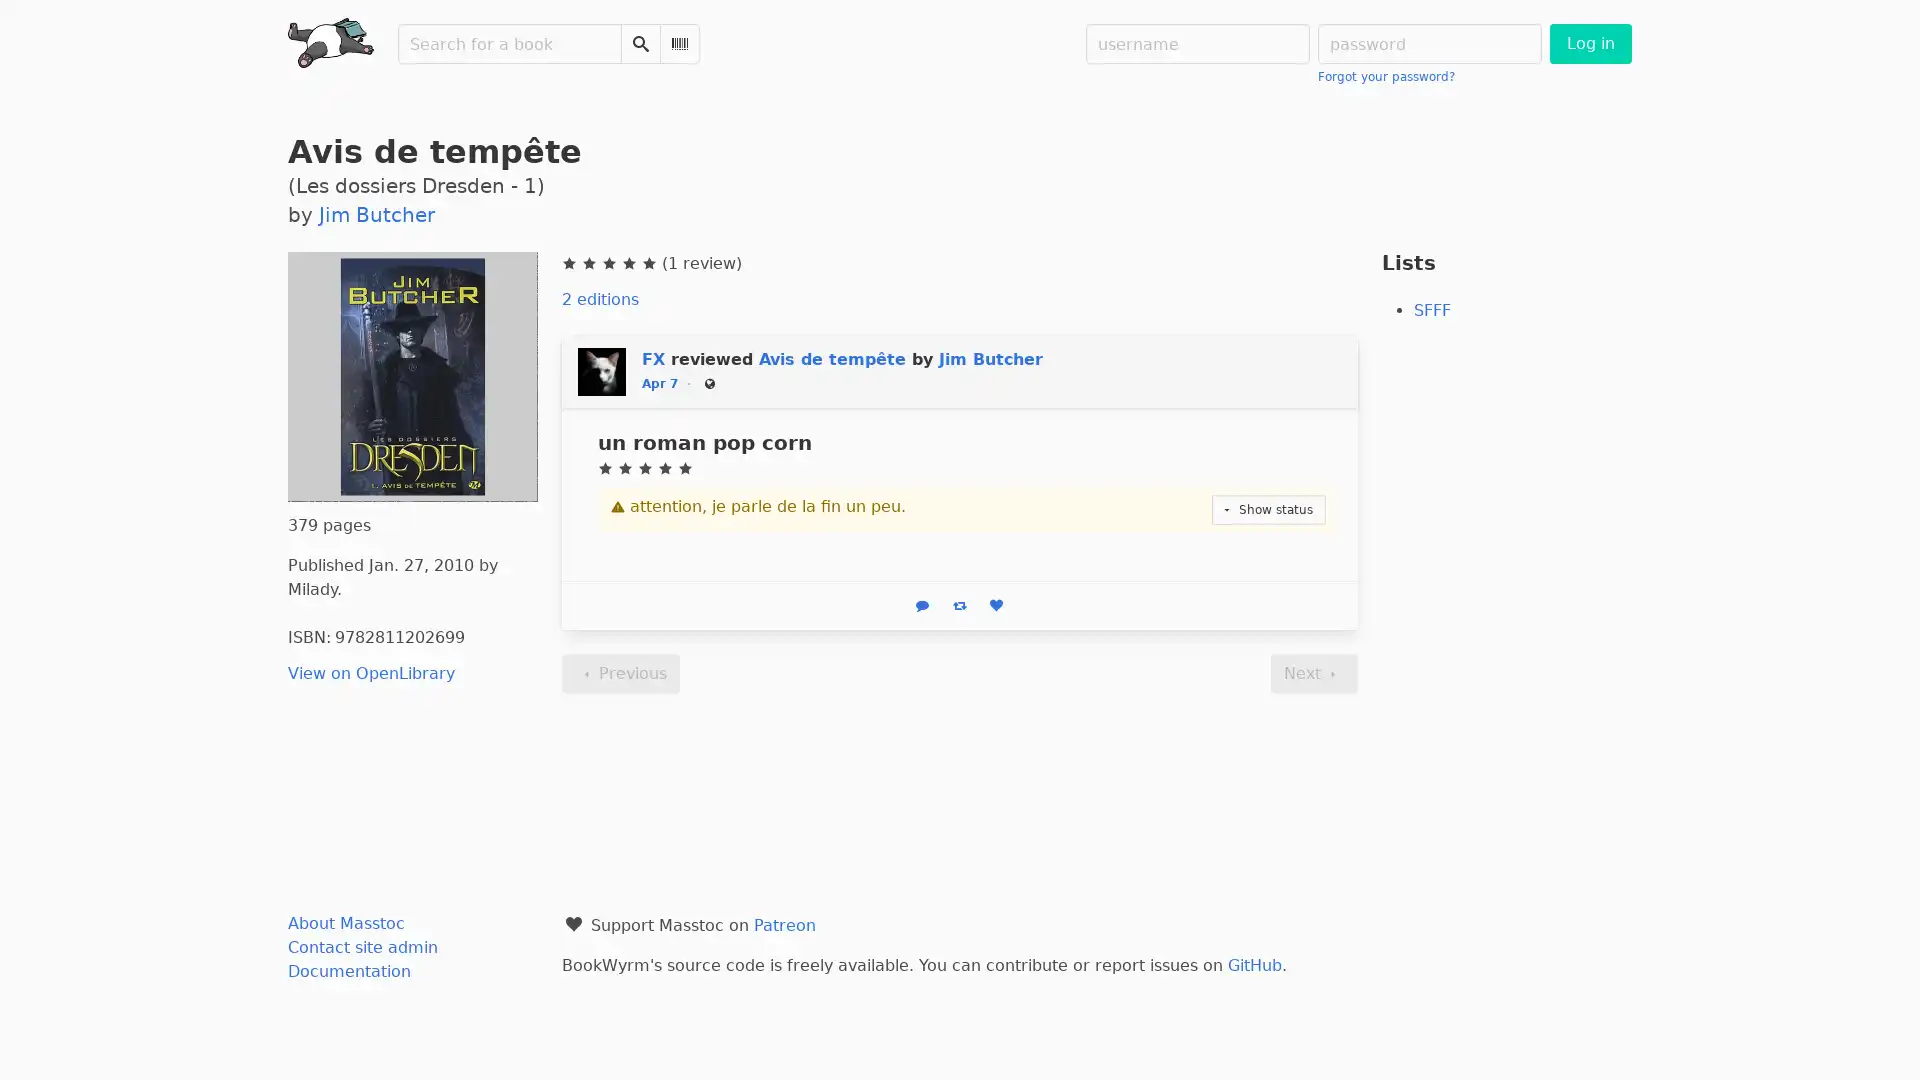 Image resolution: width=1920 pixels, height=1080 pixels. Describe the element at coordinates (411, 376) in the screenshot. I see `Avis de tempete (2010, Milady) Click to enlarge` at that location.